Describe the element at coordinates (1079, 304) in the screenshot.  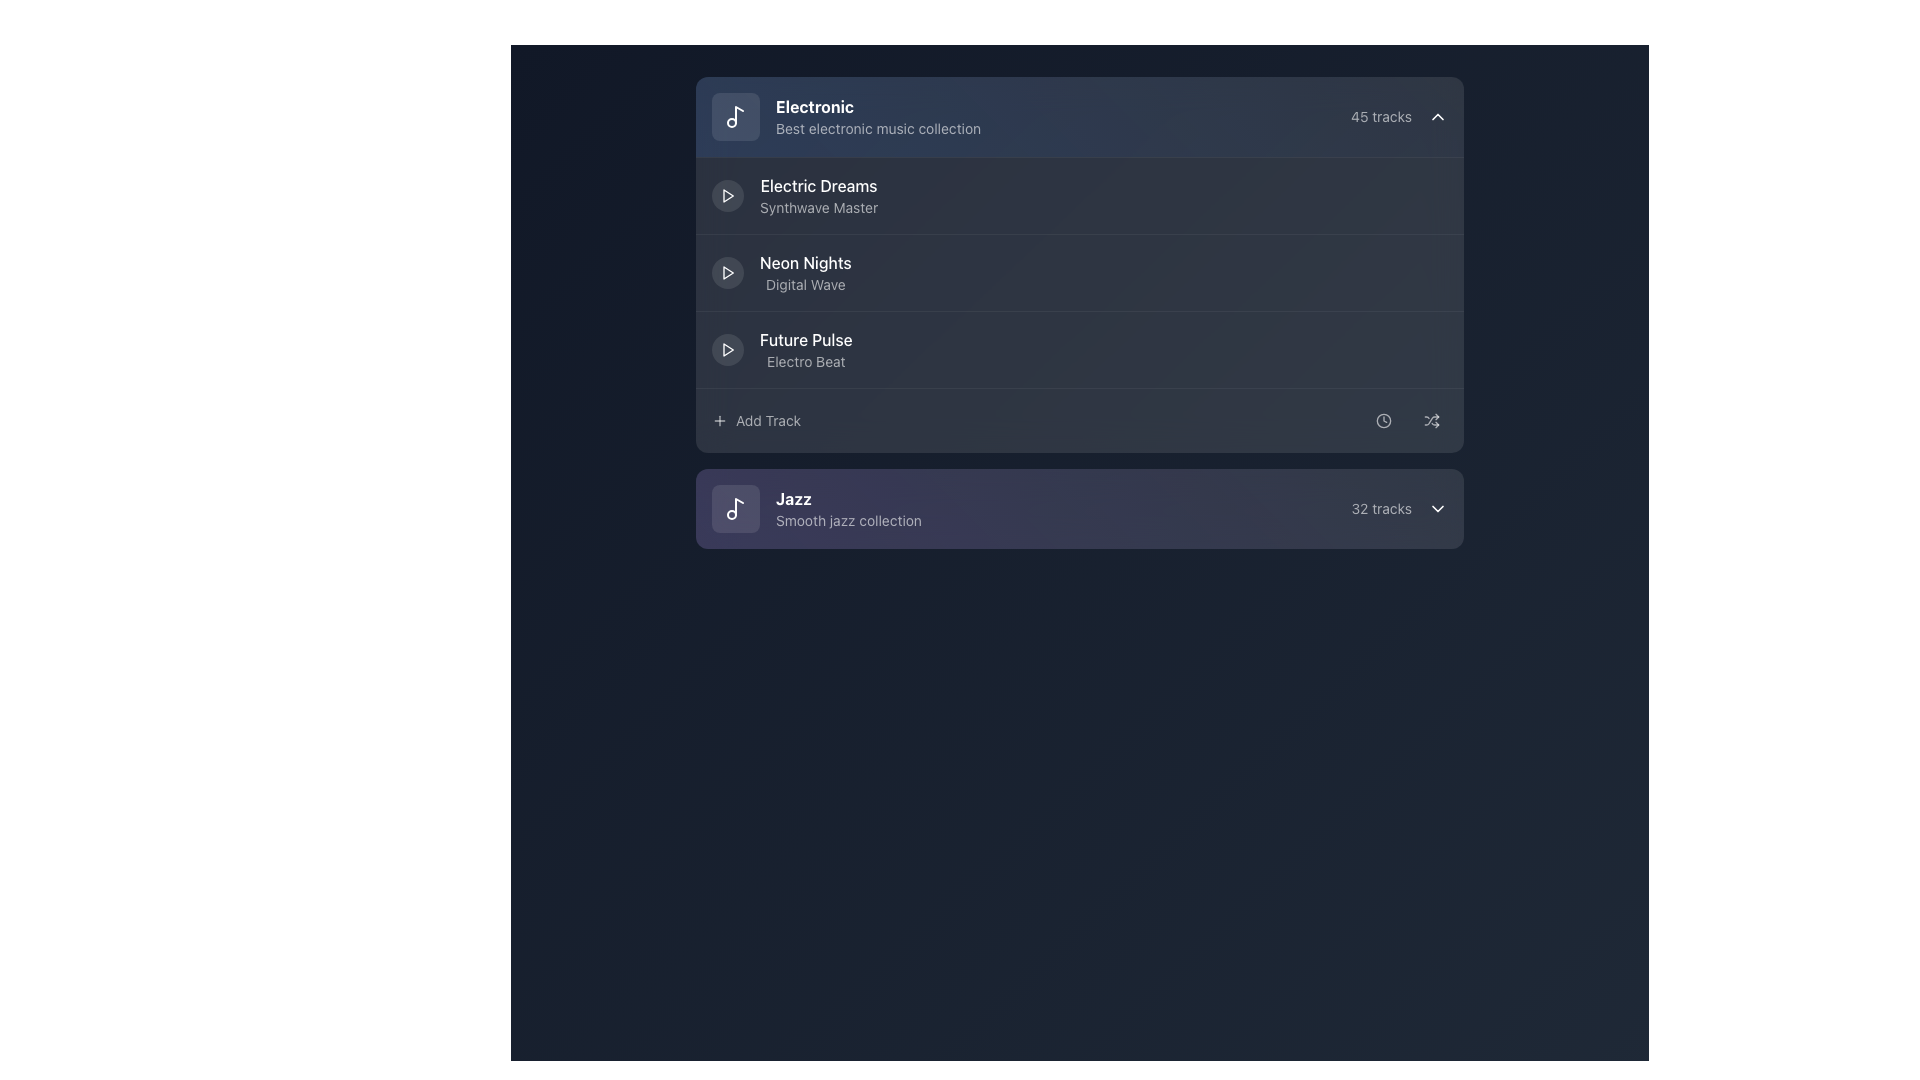
I see `the track title in the vertically aligned list of music tracks` at that location.